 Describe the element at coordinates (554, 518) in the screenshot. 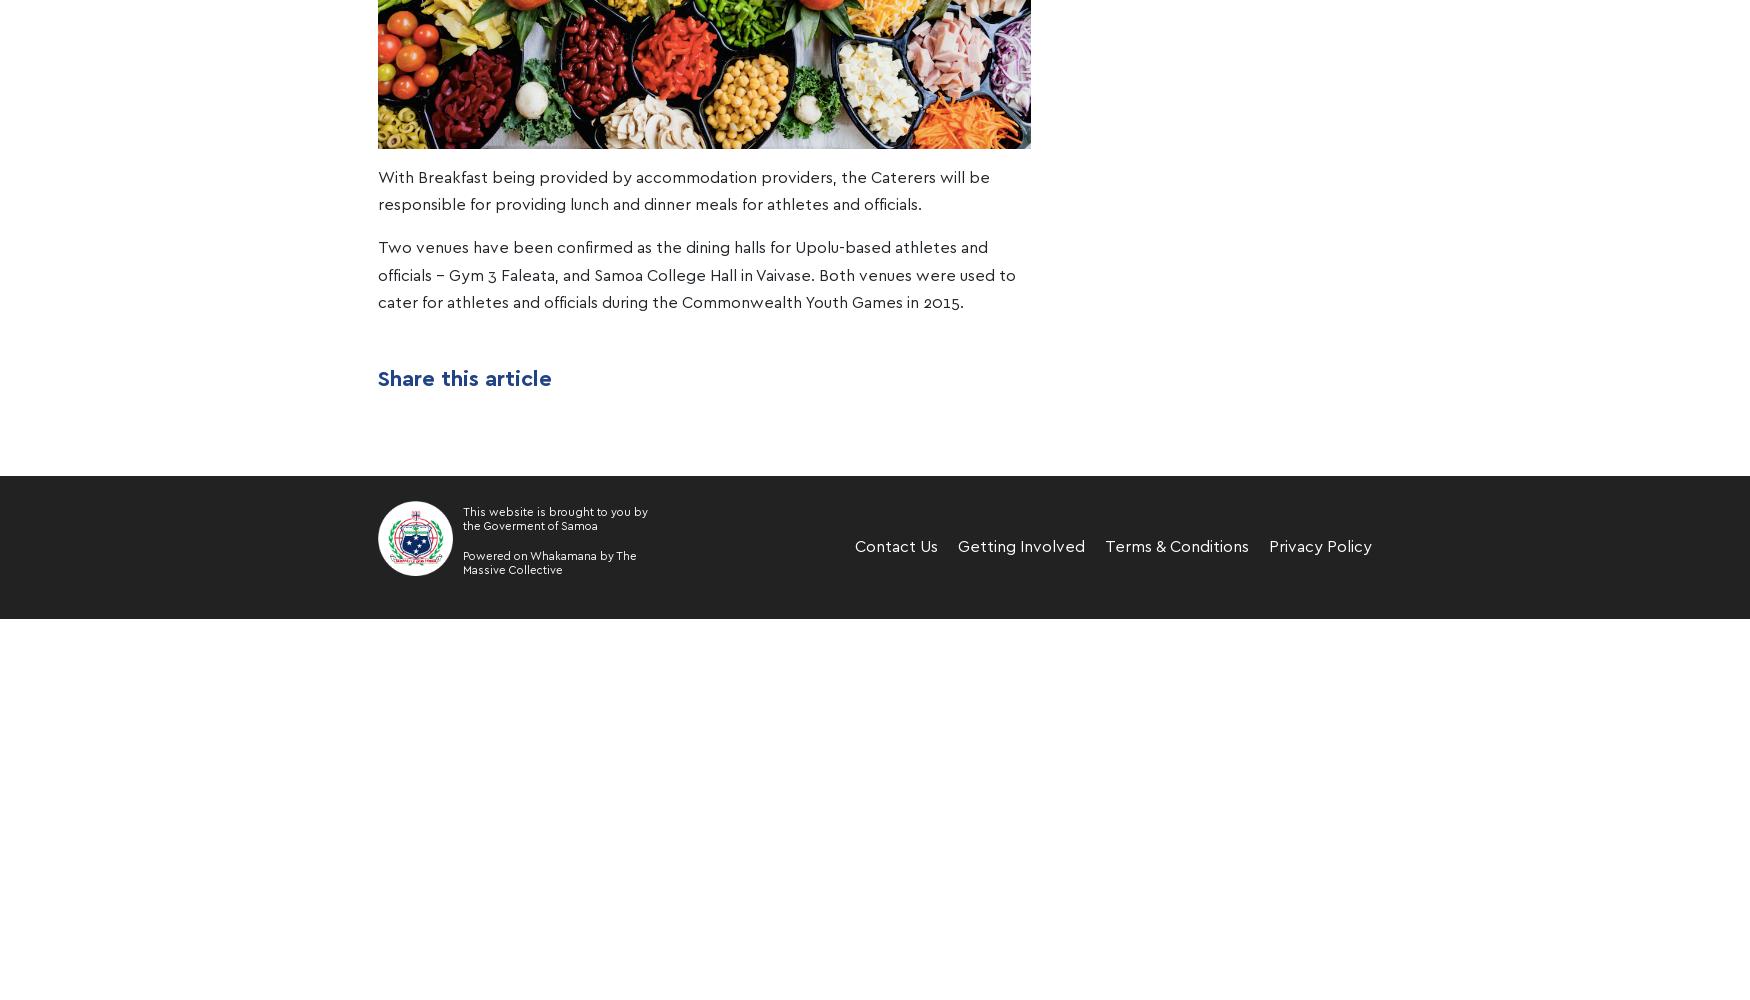

I see `'This website is brought to you by the Goverment of Samoa'` at that location.